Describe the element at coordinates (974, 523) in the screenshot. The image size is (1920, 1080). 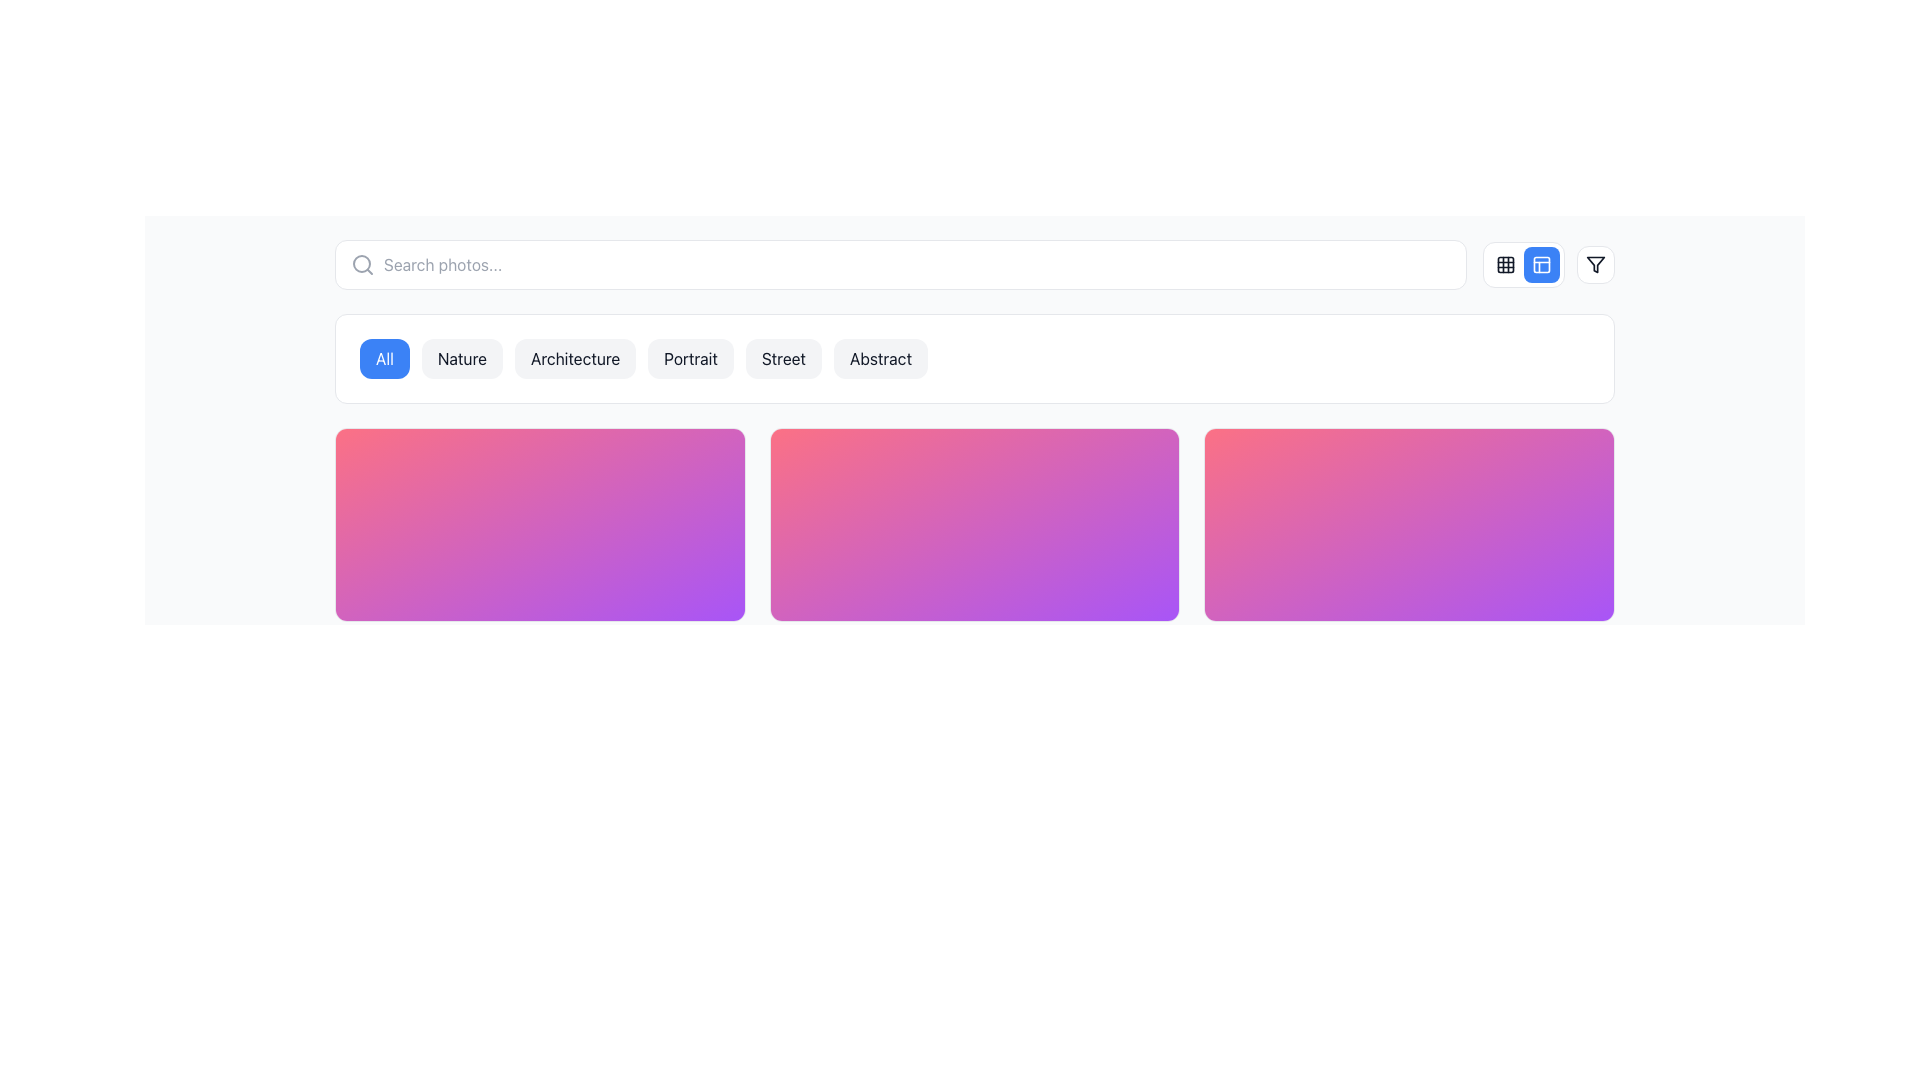
I see `the card component that displays content, positioned` at that location.